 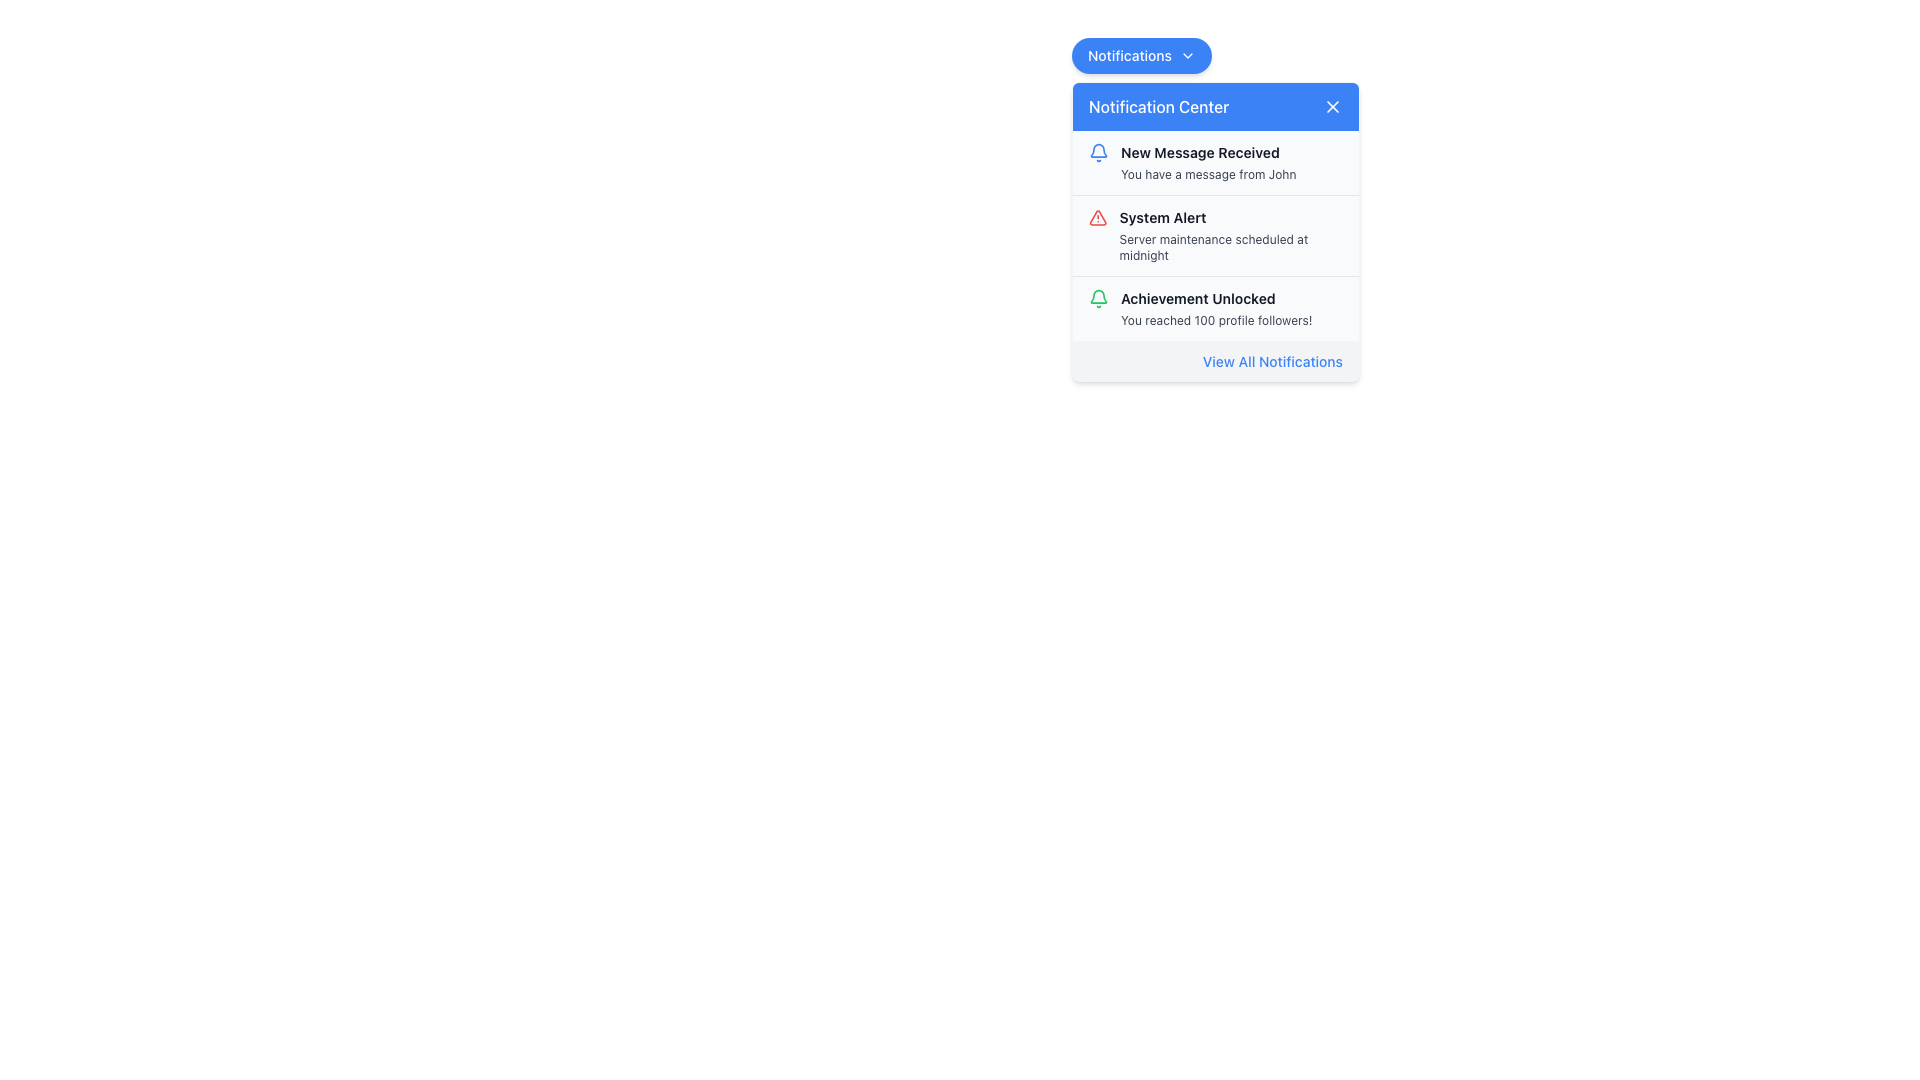 I want to click on the third notification entry in the Notification Center that displays 'Achievement Unlocked' with the message 'You reached 100 profile followers!' to interact with it, so click(x=1214, y=308).